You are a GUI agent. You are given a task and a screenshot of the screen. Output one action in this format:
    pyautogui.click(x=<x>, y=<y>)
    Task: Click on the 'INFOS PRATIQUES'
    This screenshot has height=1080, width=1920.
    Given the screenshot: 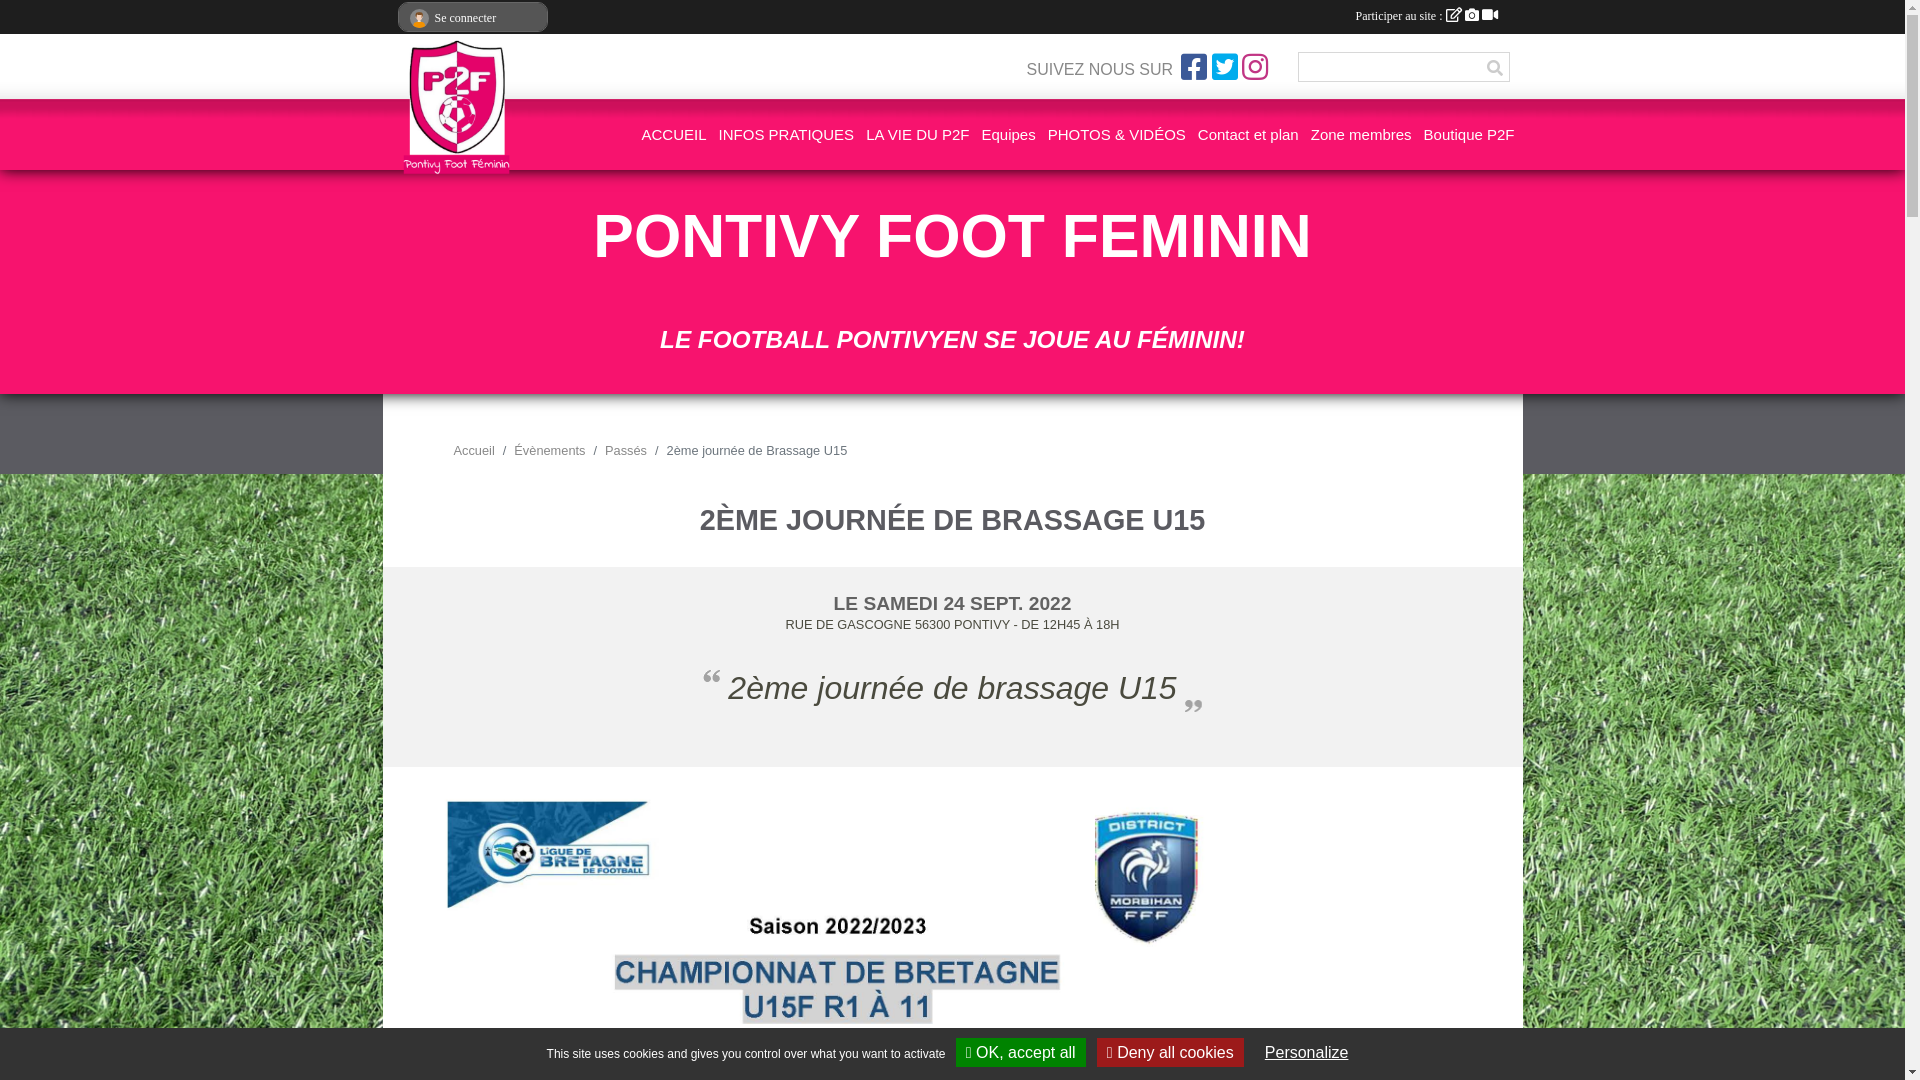 What is the action you would take?
    pyautogui.click(x=719, y=134)
    